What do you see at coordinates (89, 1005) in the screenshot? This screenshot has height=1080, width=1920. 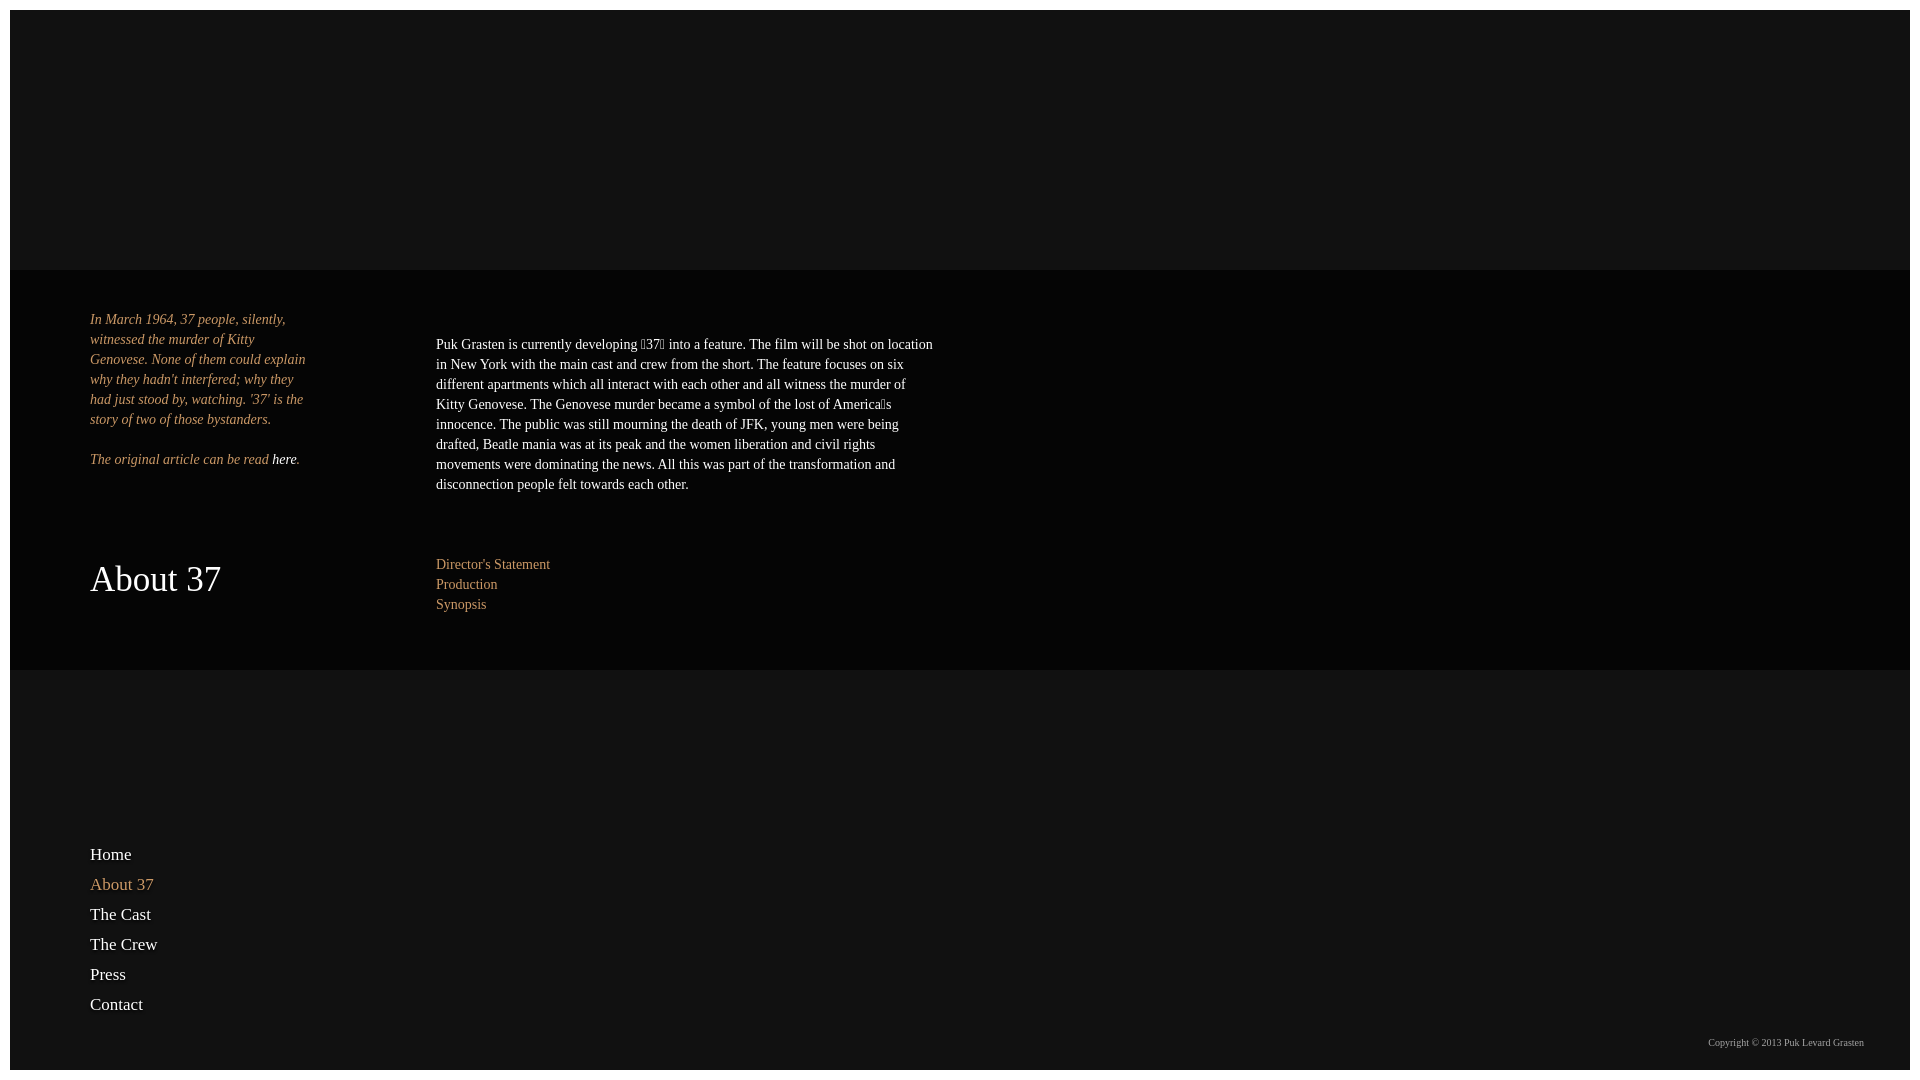 I see `'Contact'` at bounding box center [89, 1005].